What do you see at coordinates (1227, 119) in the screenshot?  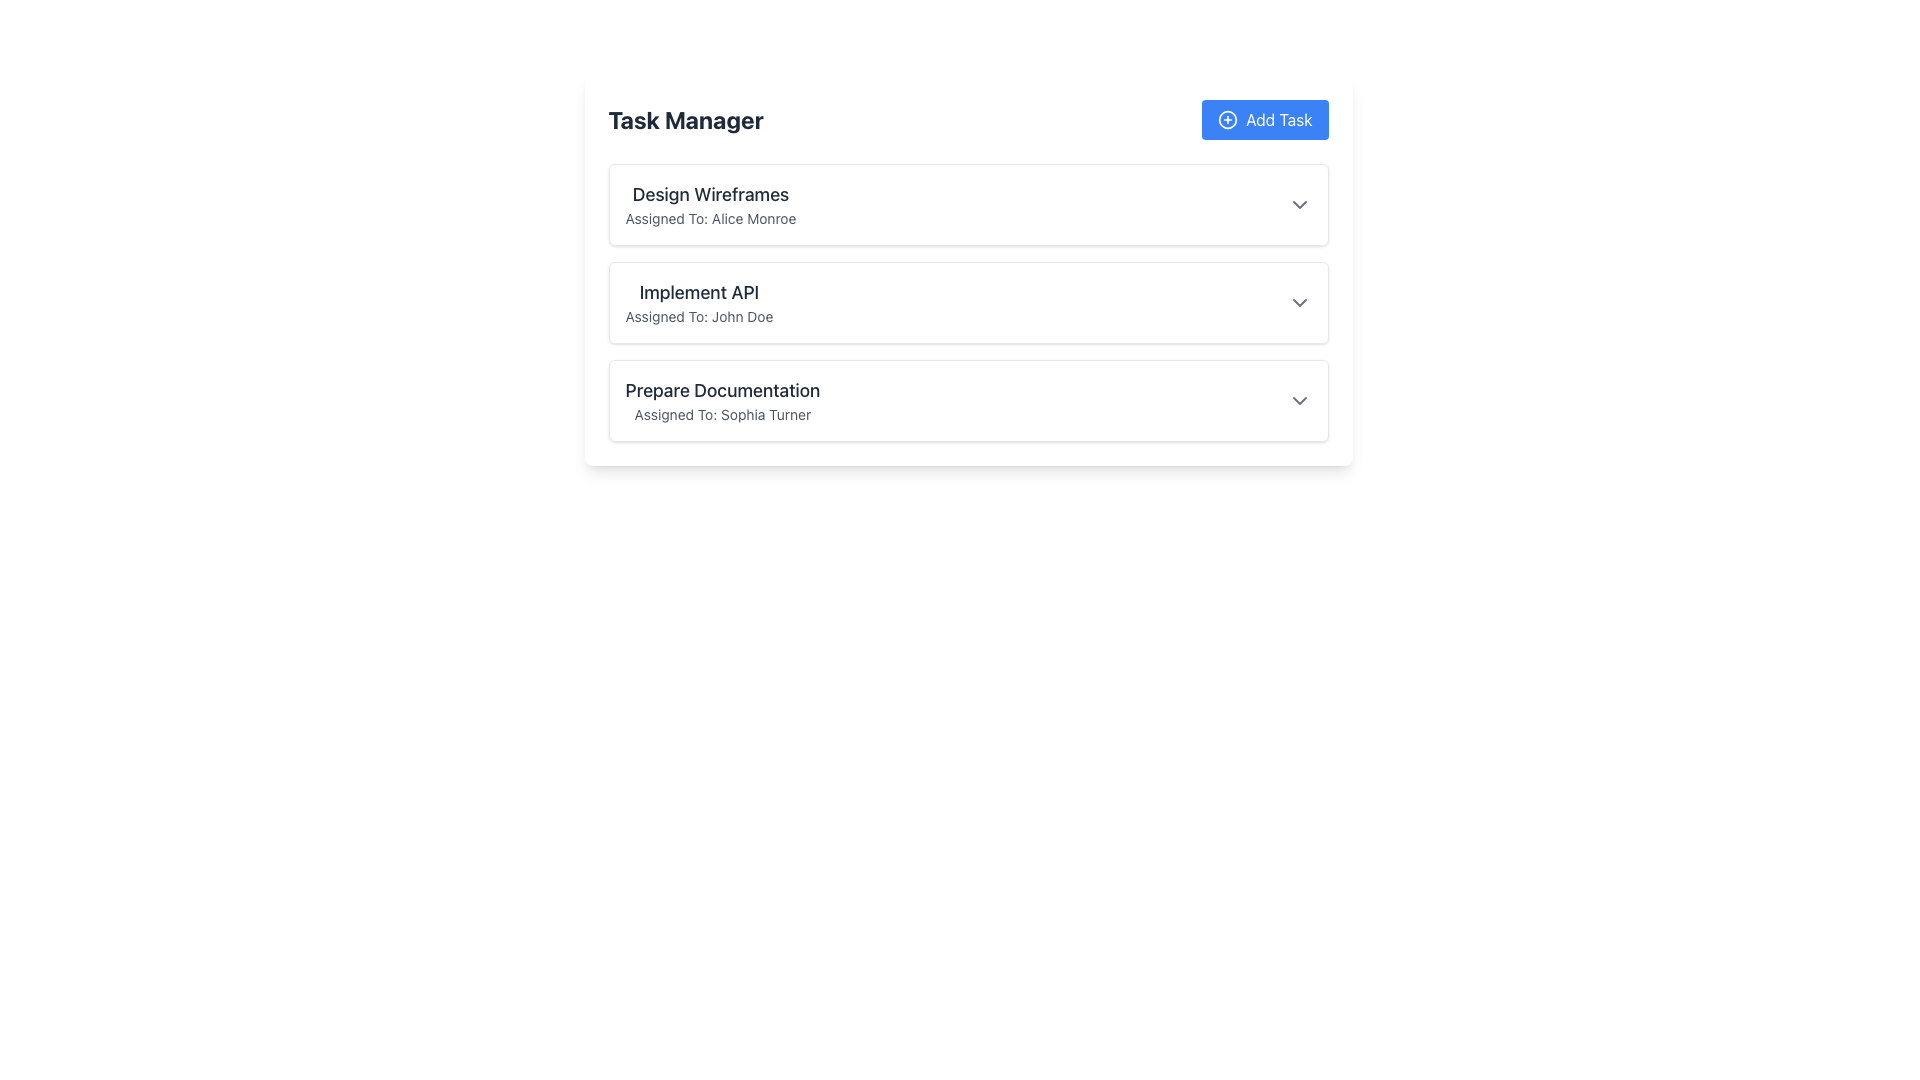 I see `the circular blue and white '+' icon located to the left of the 'Add Task' button as part of the button's visual design` at bounding box center [1227, 119].